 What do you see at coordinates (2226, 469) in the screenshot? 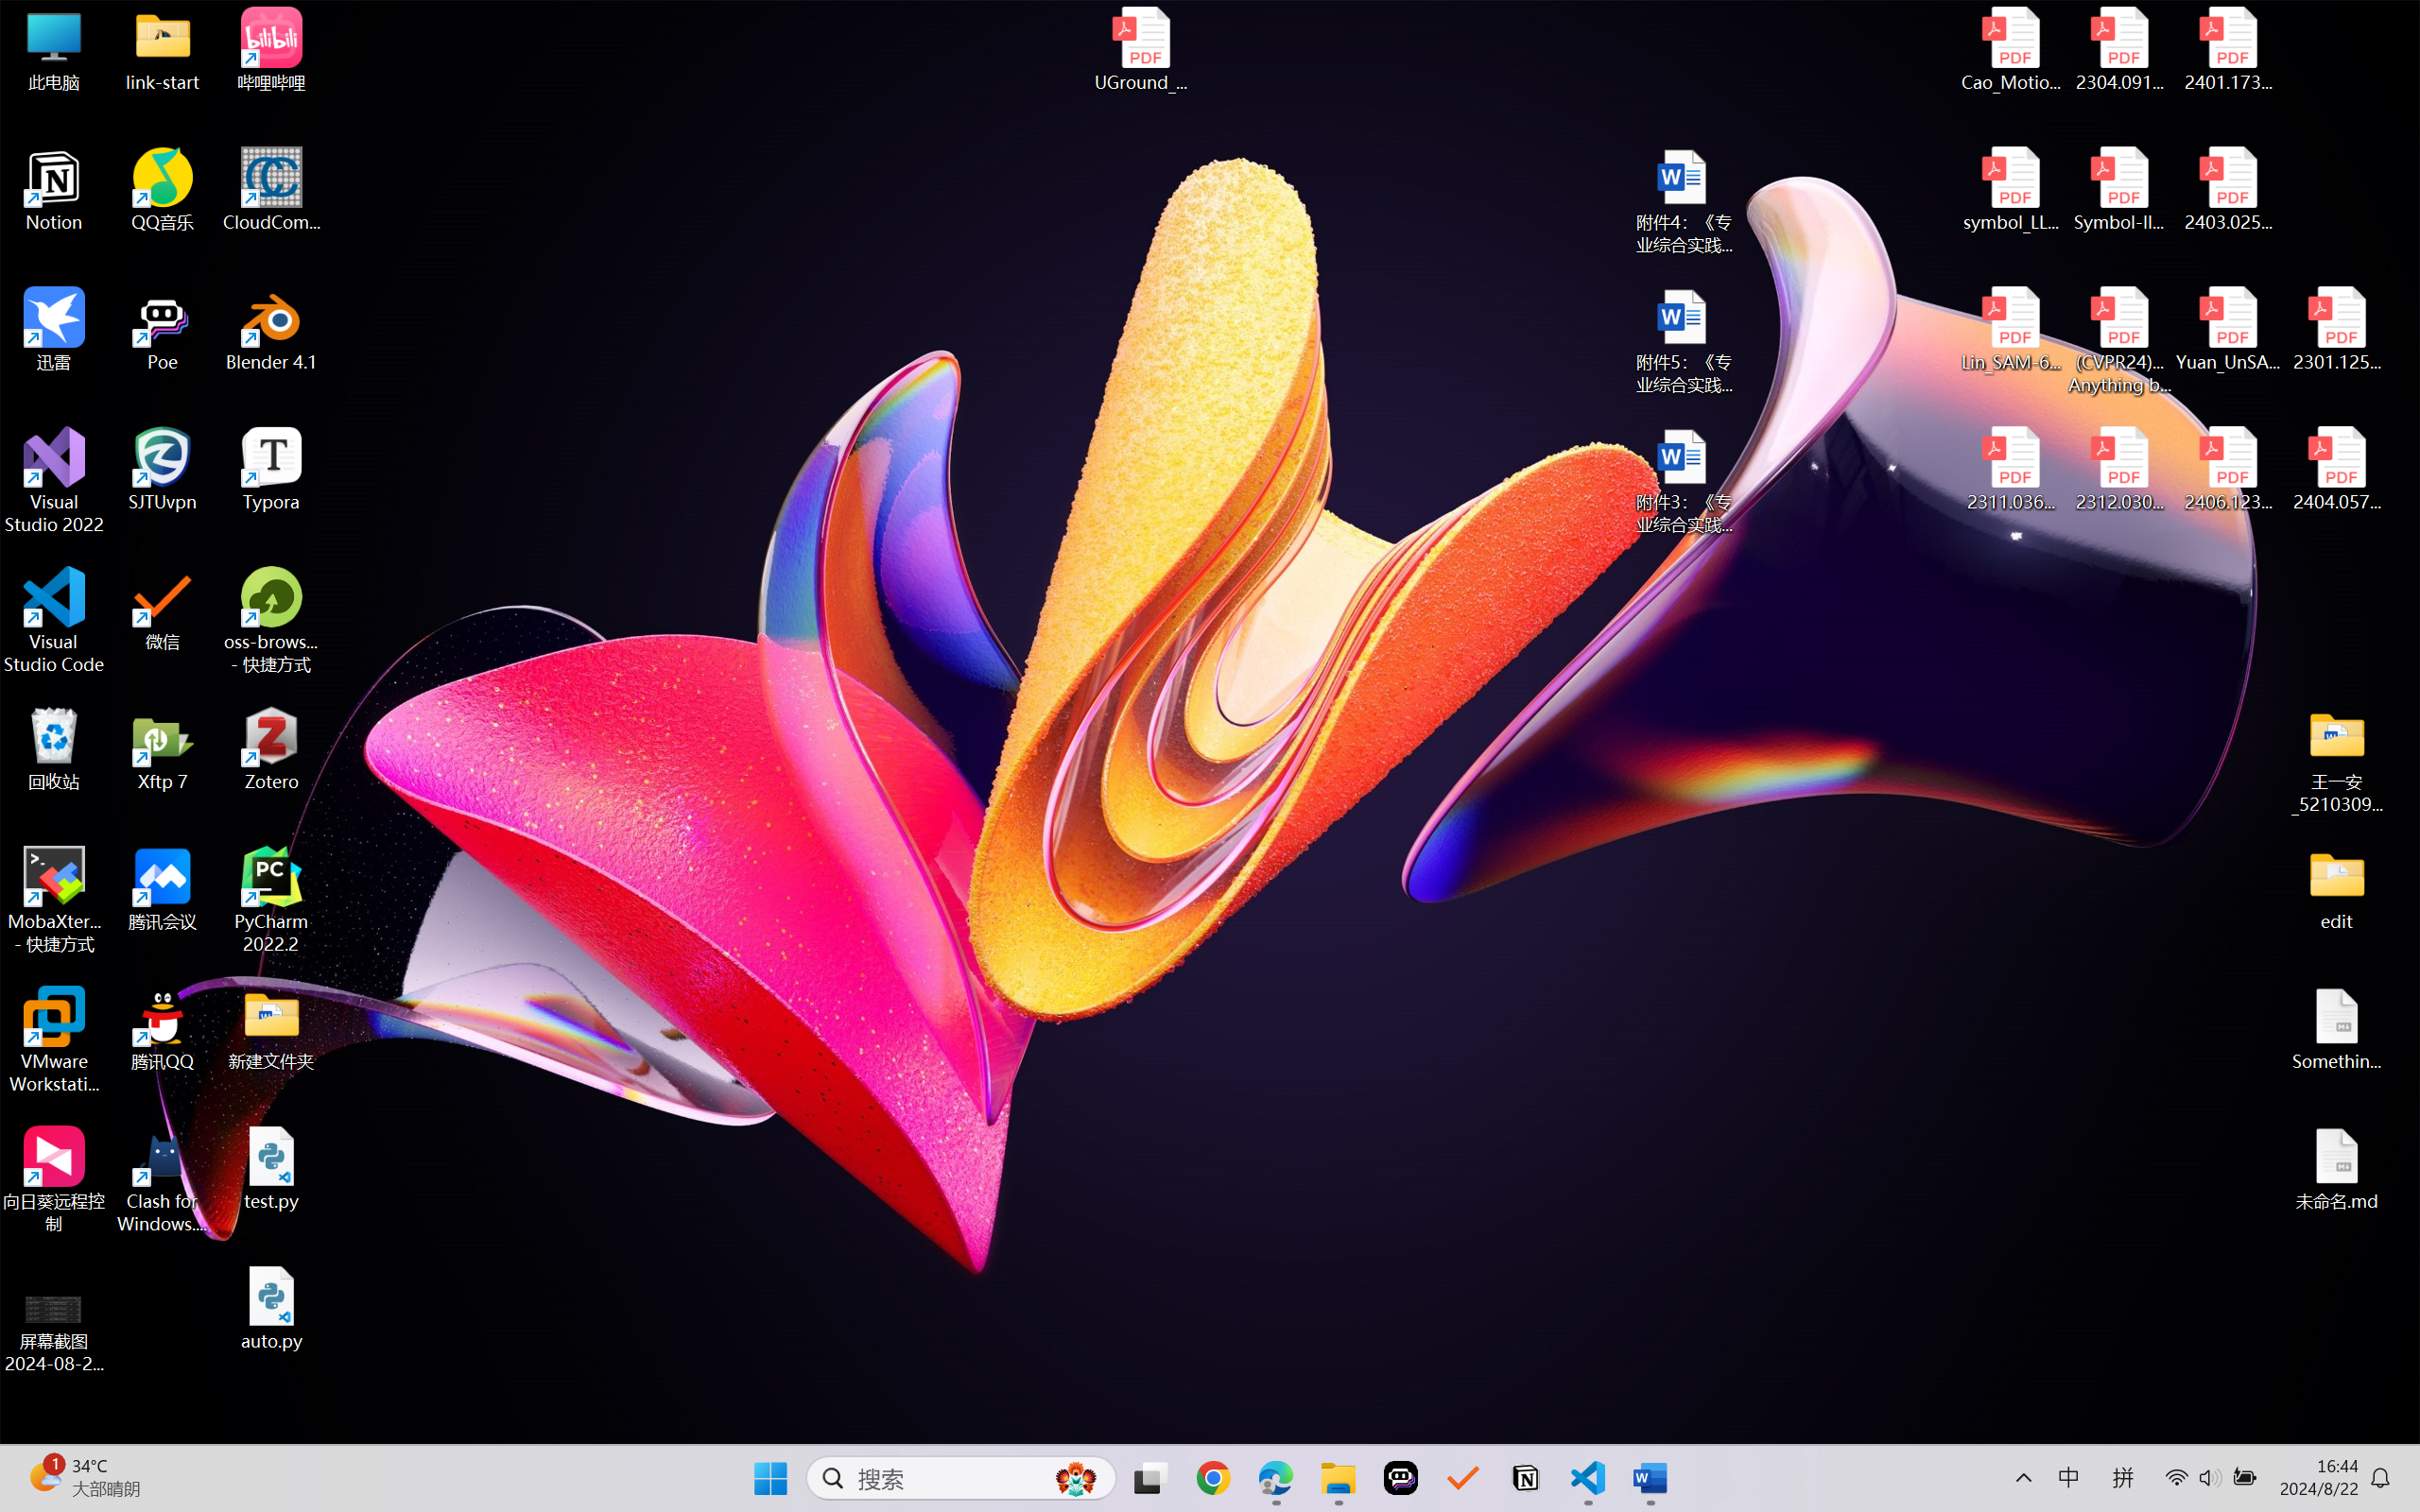
I see `'2406.12373v2.pdf'` at bounding box center [2226, 469].